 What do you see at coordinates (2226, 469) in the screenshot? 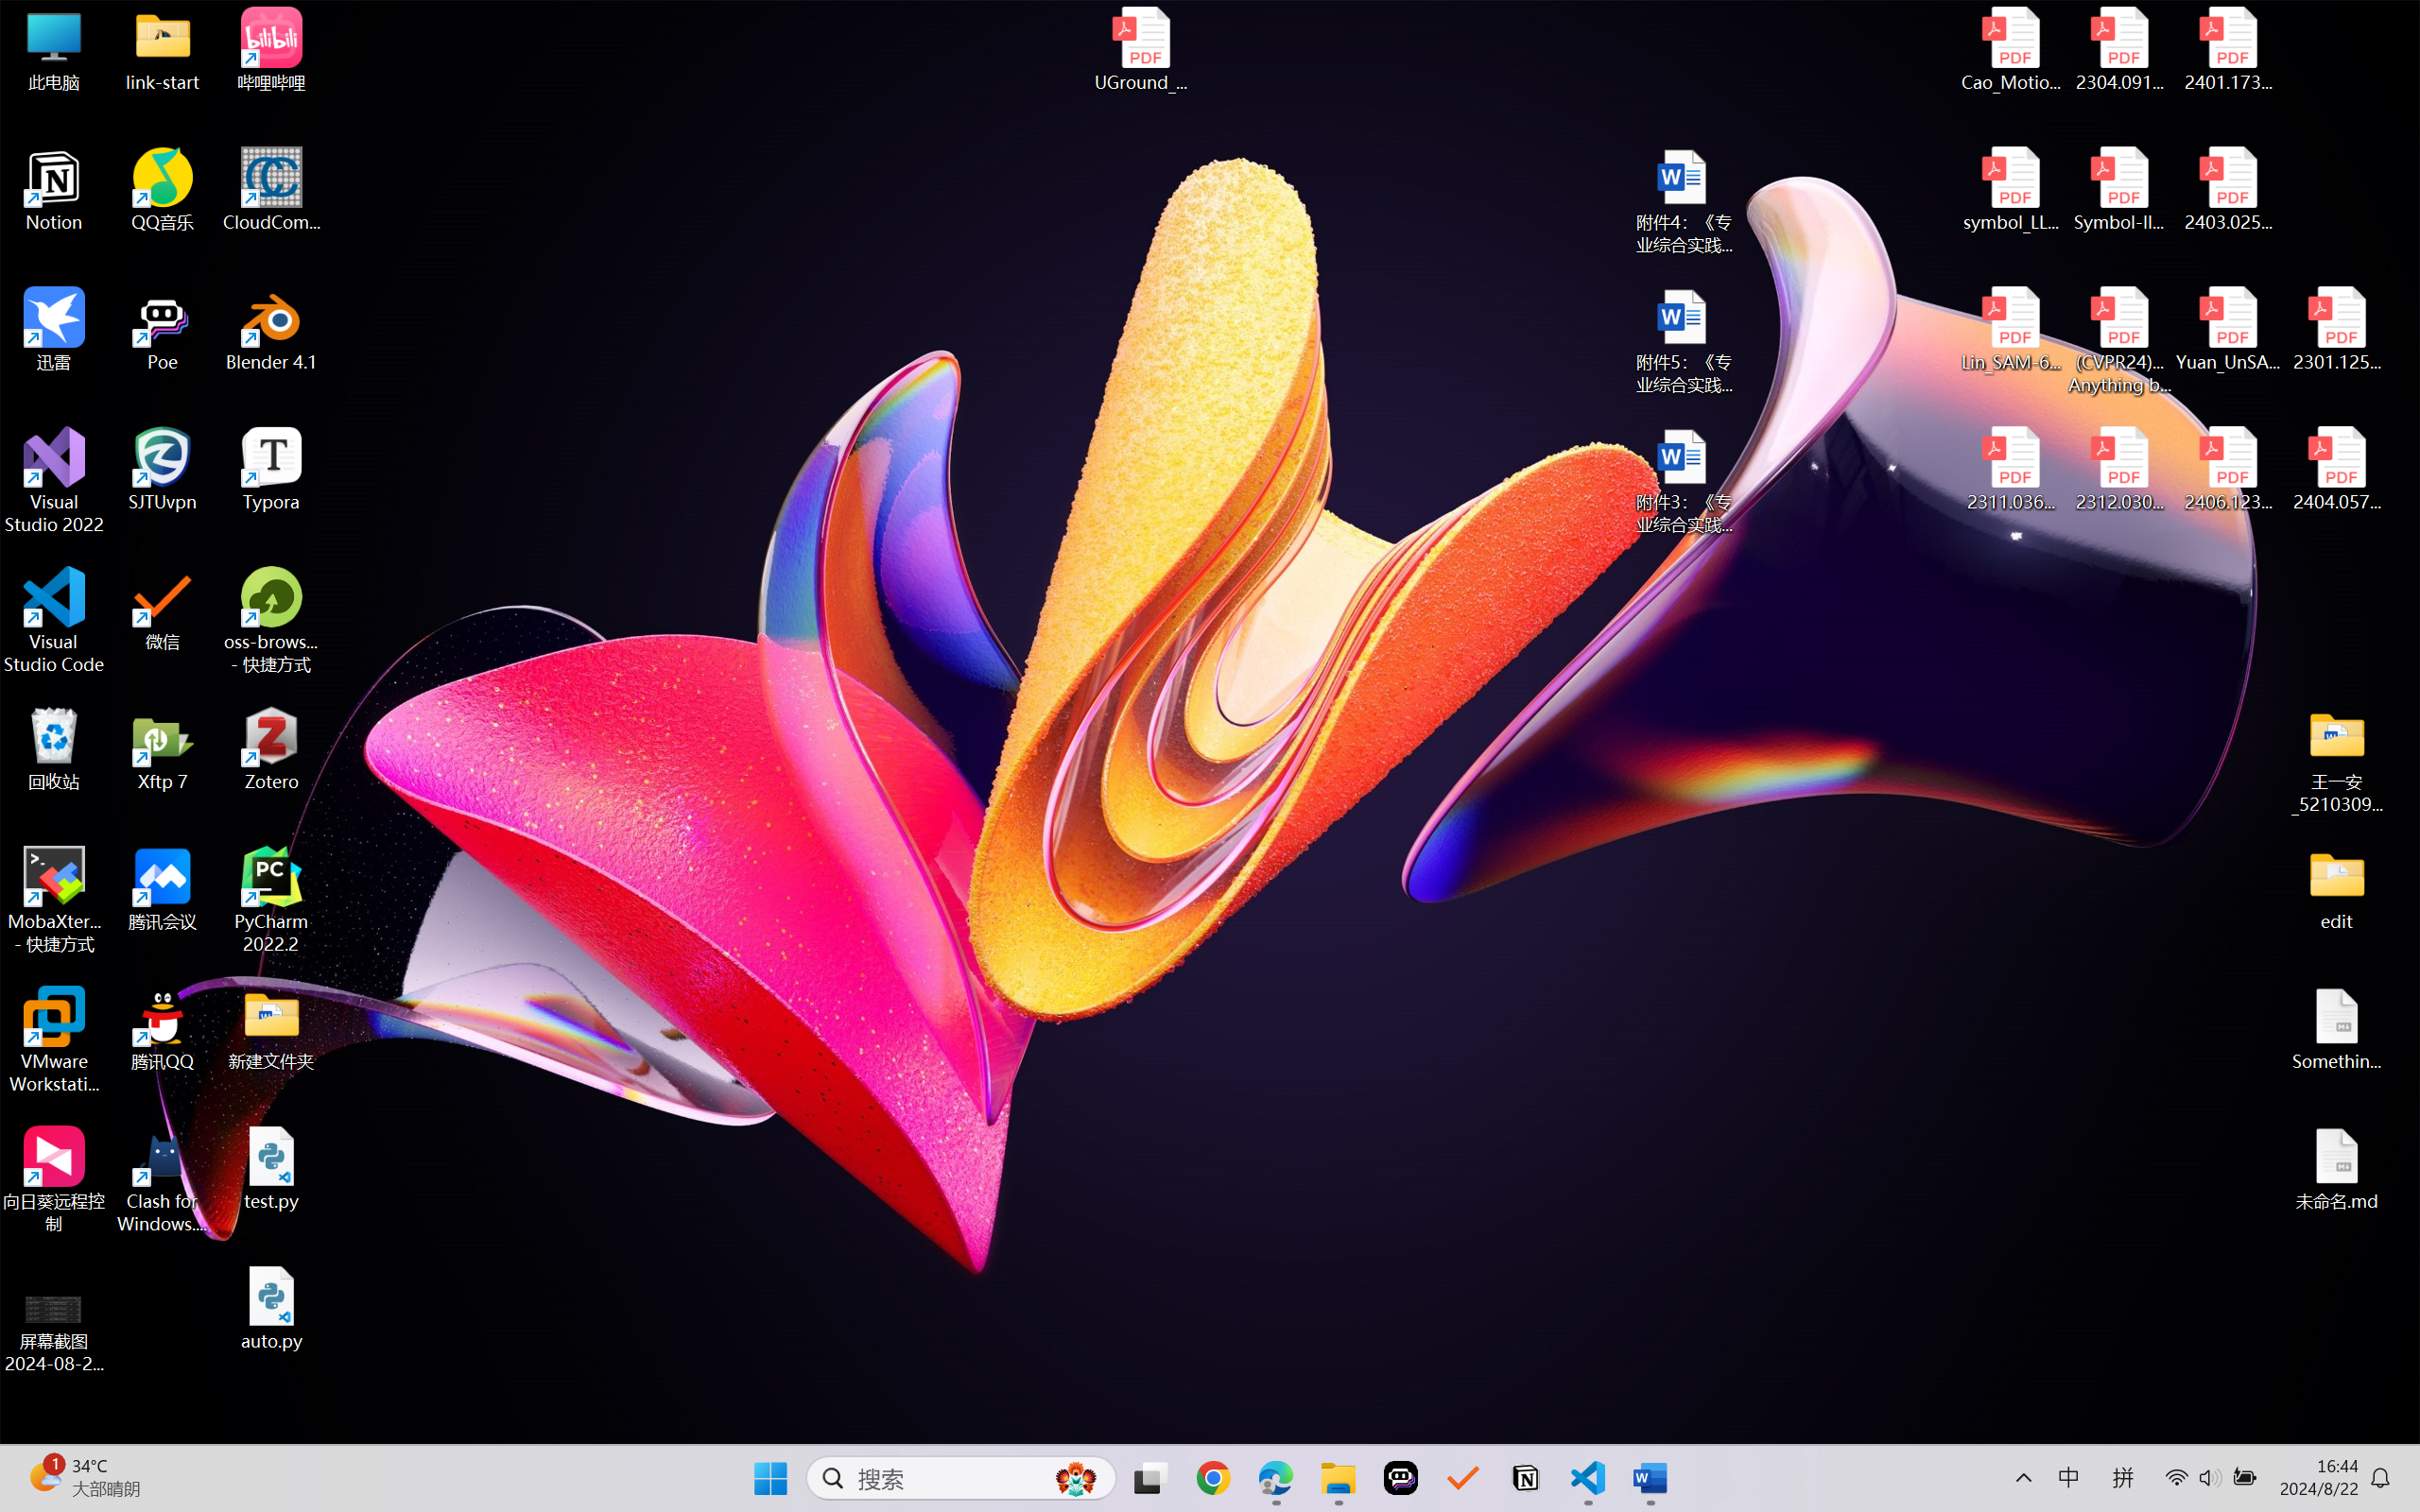
I see `'2406.12373v2.pdf'` at bounding box center [2226, 469].